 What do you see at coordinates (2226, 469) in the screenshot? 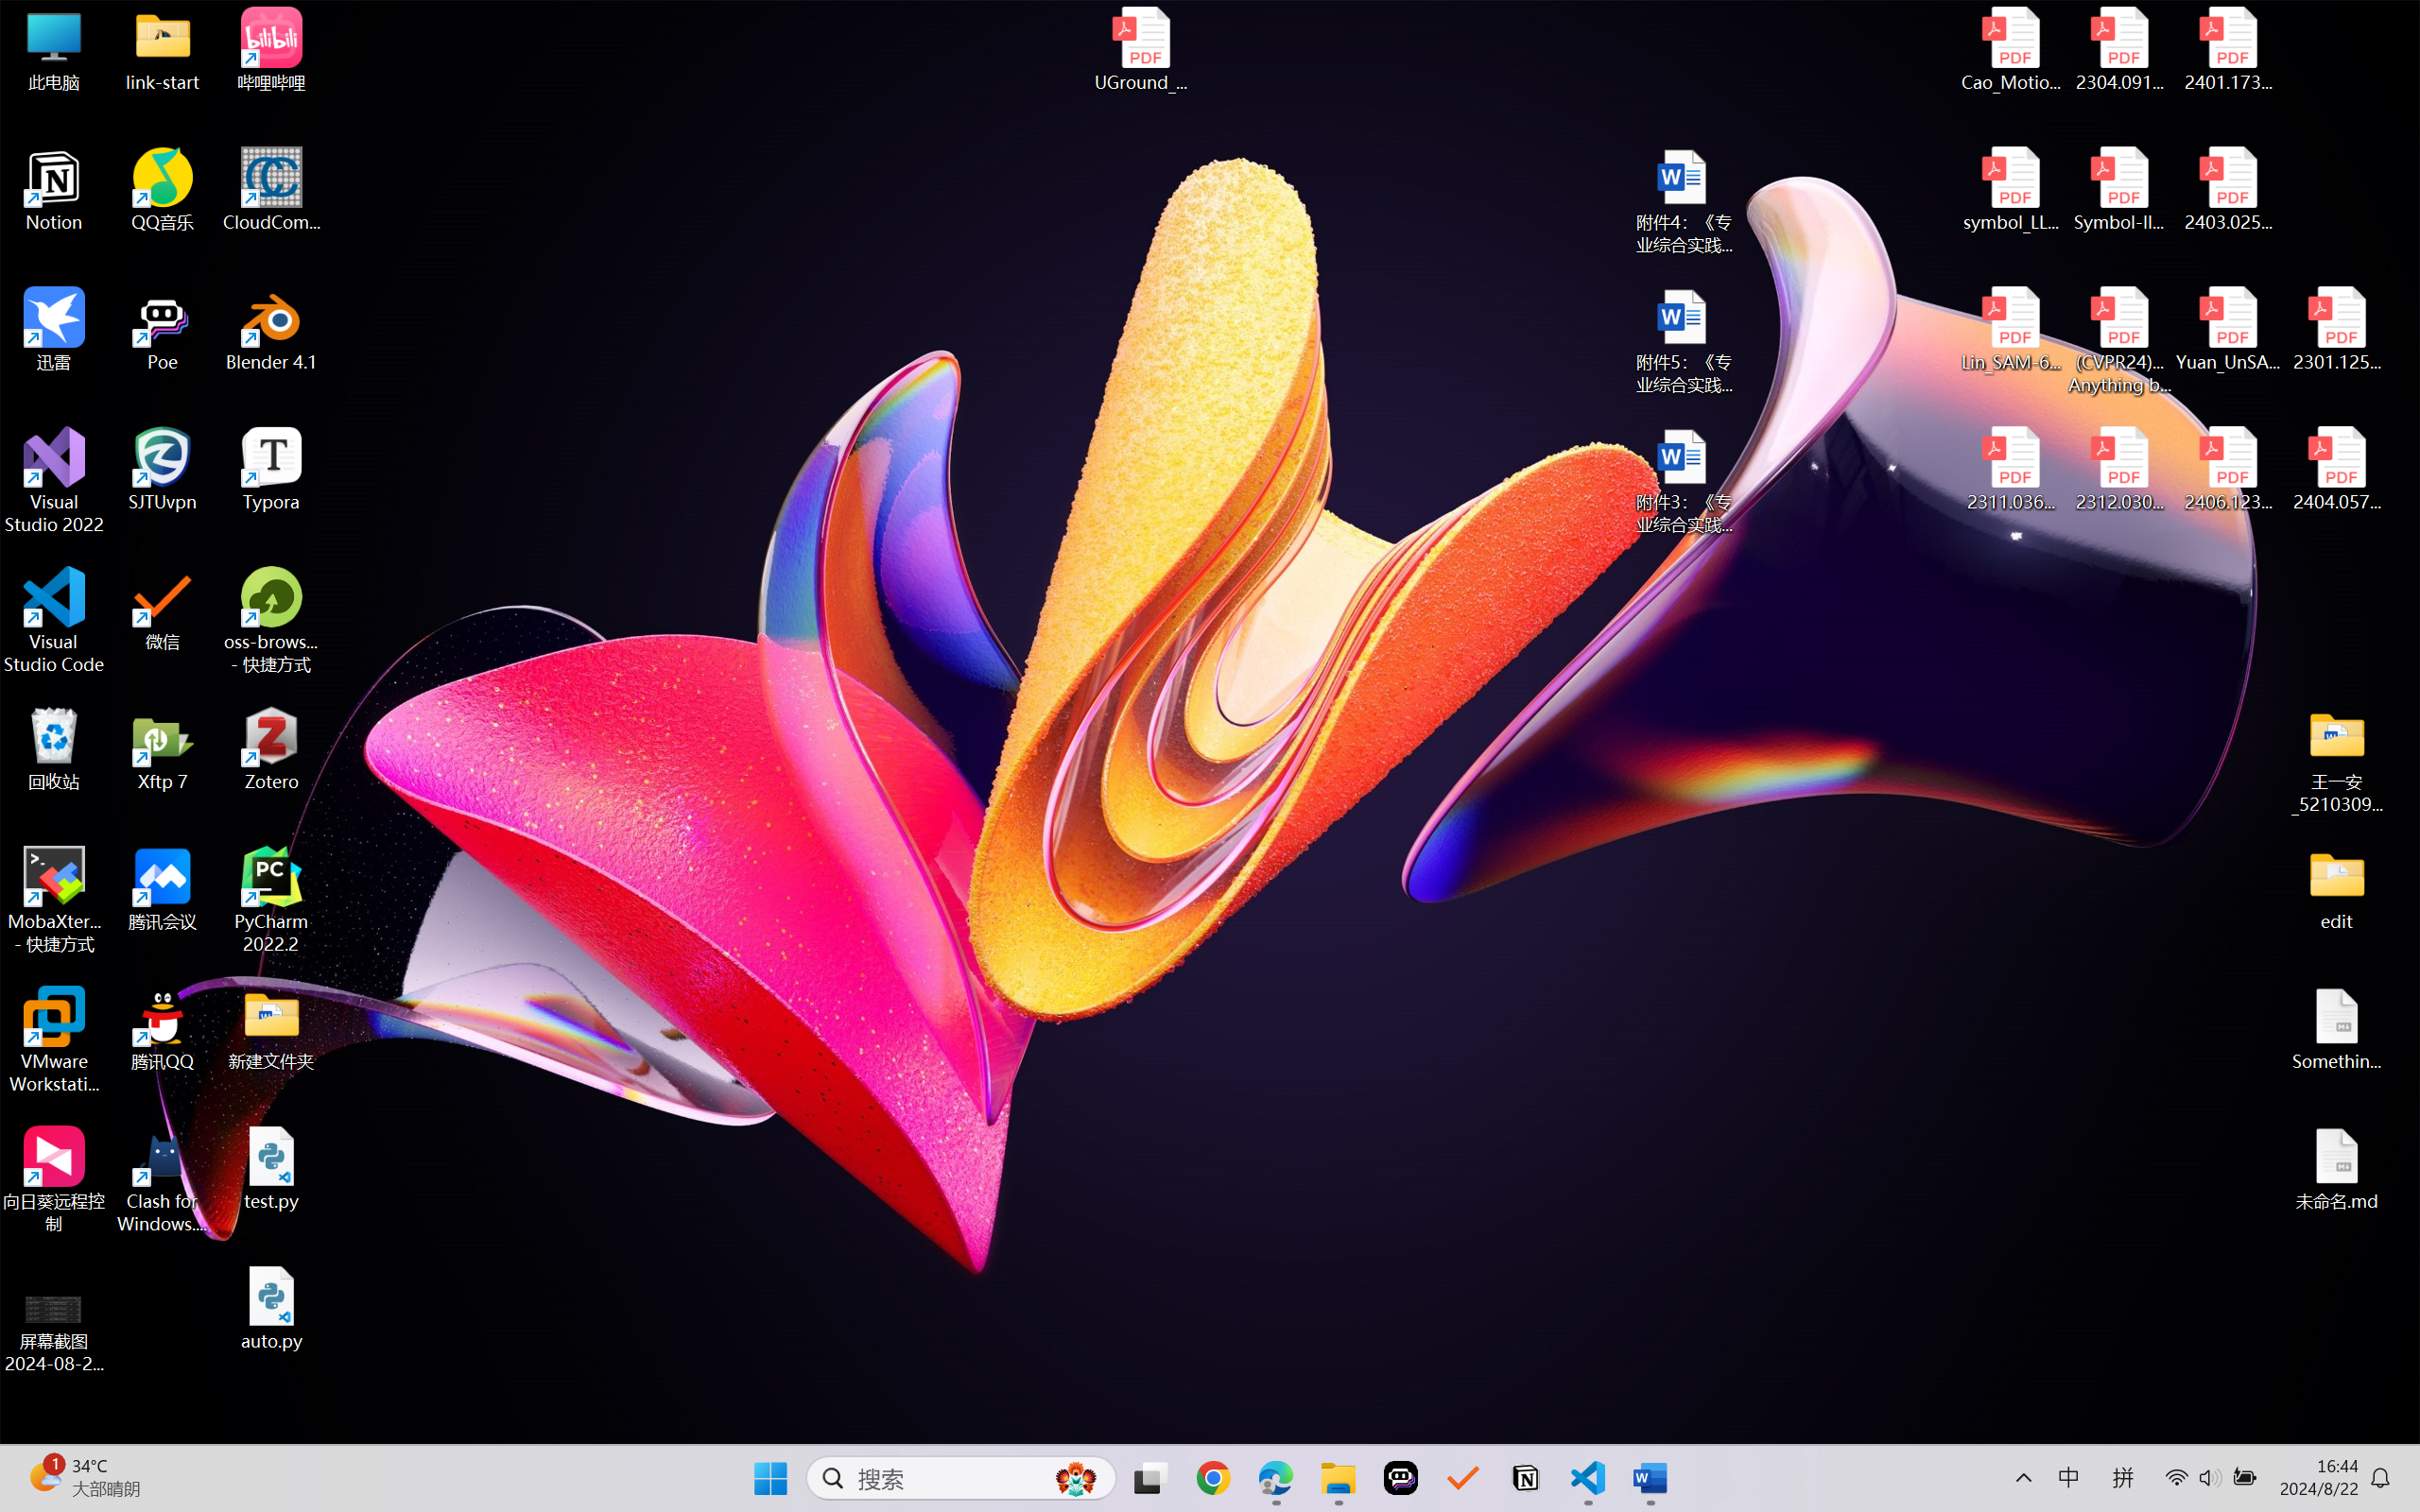
I see `'2406.12373v2.pdf'` at bounding box center [2226, 469].